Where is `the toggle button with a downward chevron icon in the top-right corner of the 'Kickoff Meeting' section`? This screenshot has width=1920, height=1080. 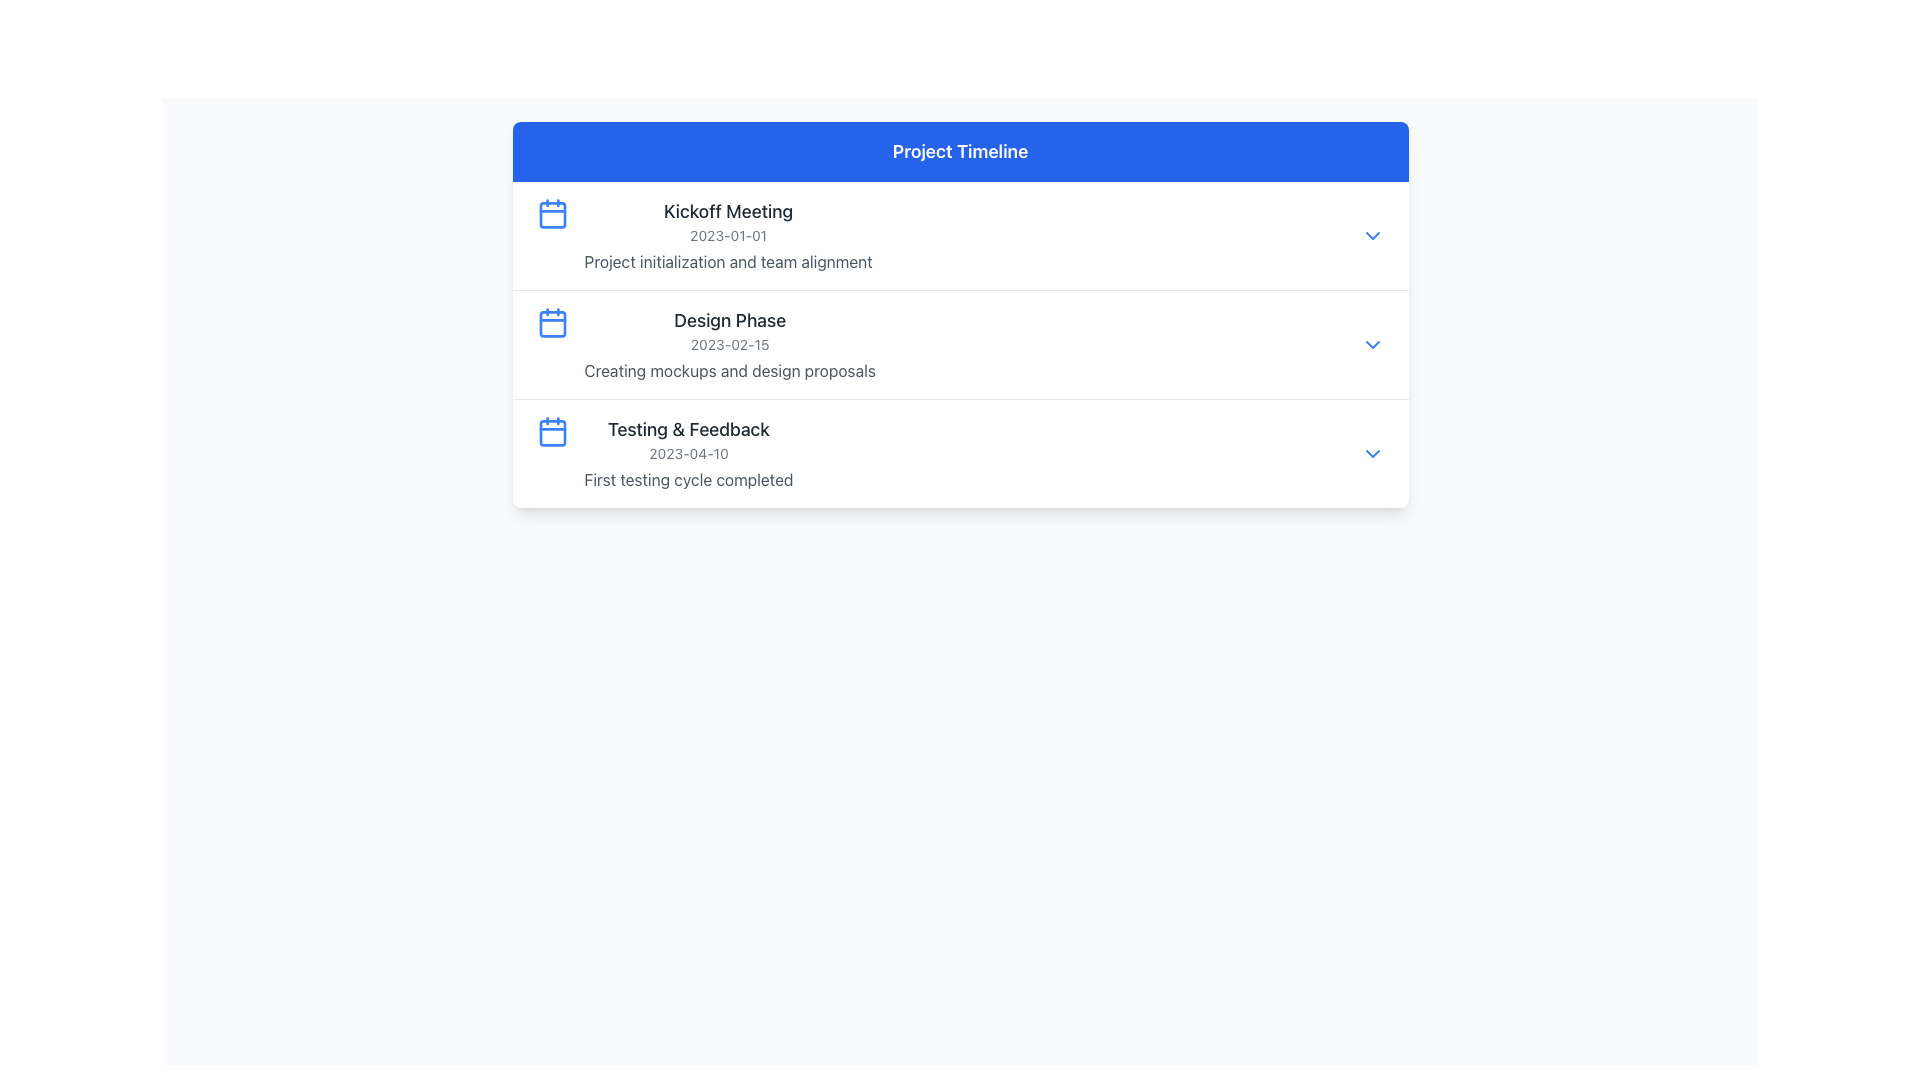 the toggle button with a downward chevron icon in the top-right corner of the 'Kickoff Meeting' section is located at coordinates (1371, 234).